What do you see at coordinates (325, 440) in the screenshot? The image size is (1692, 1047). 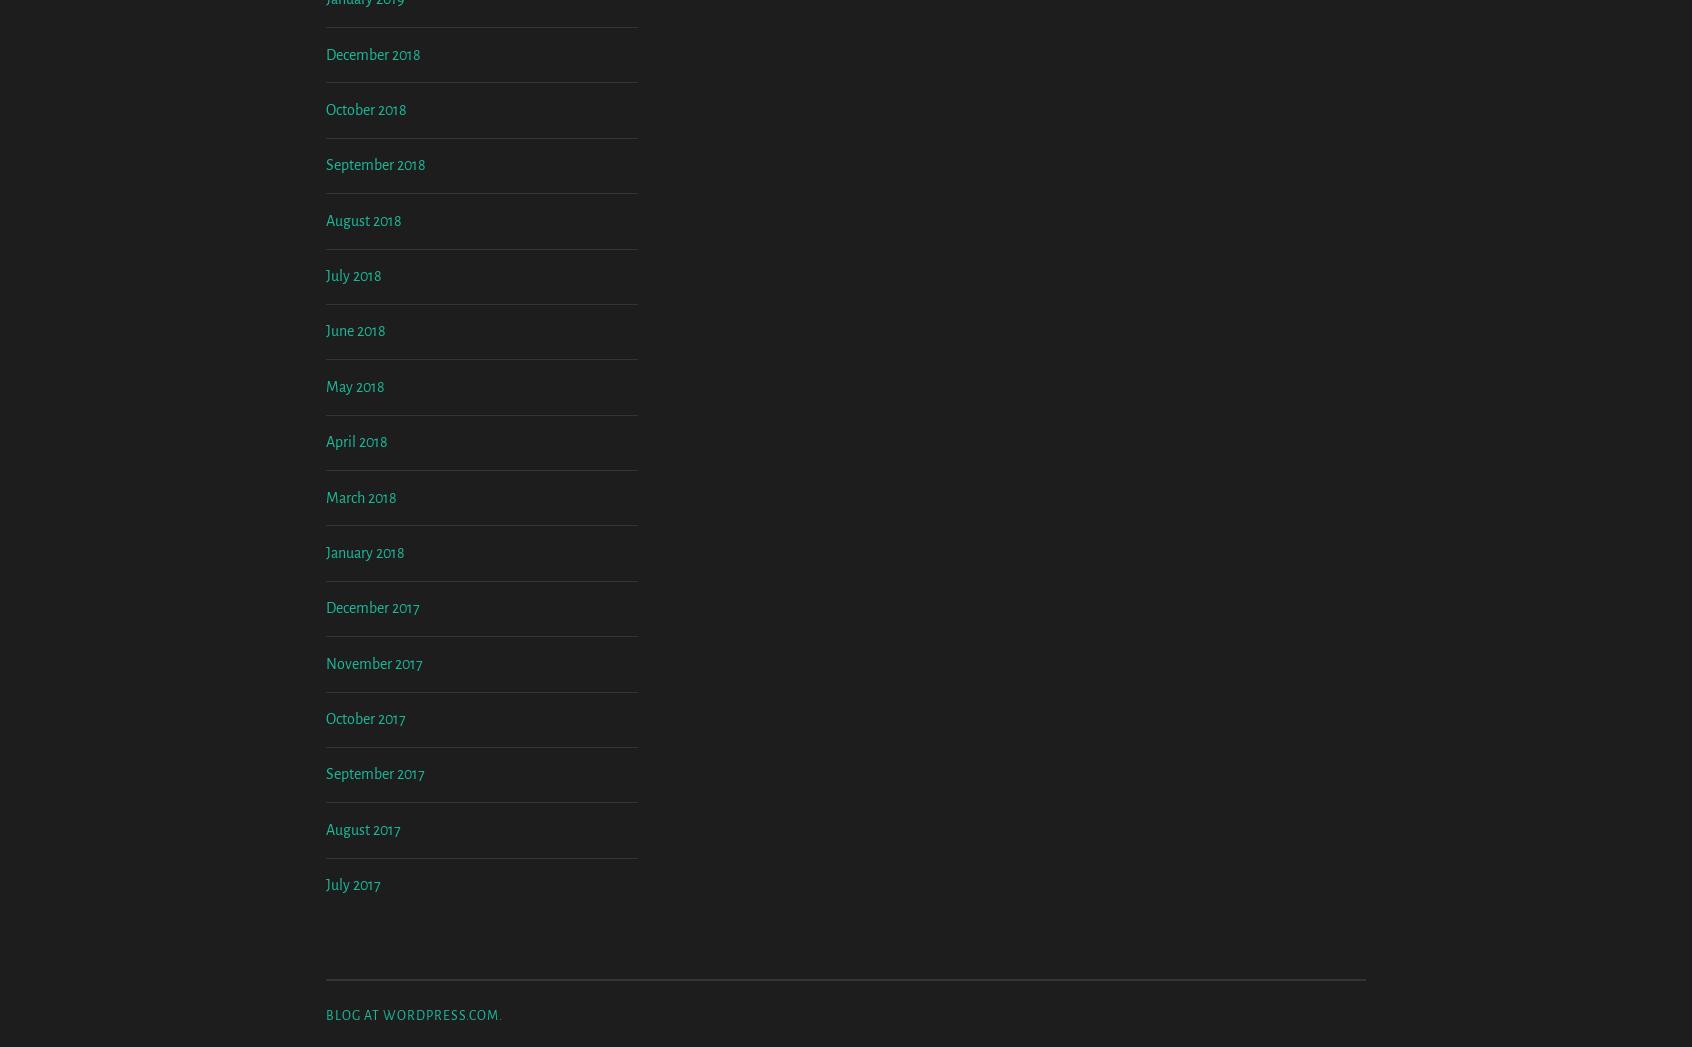 I see `'July 2018'` at bounding box center [325, 440].